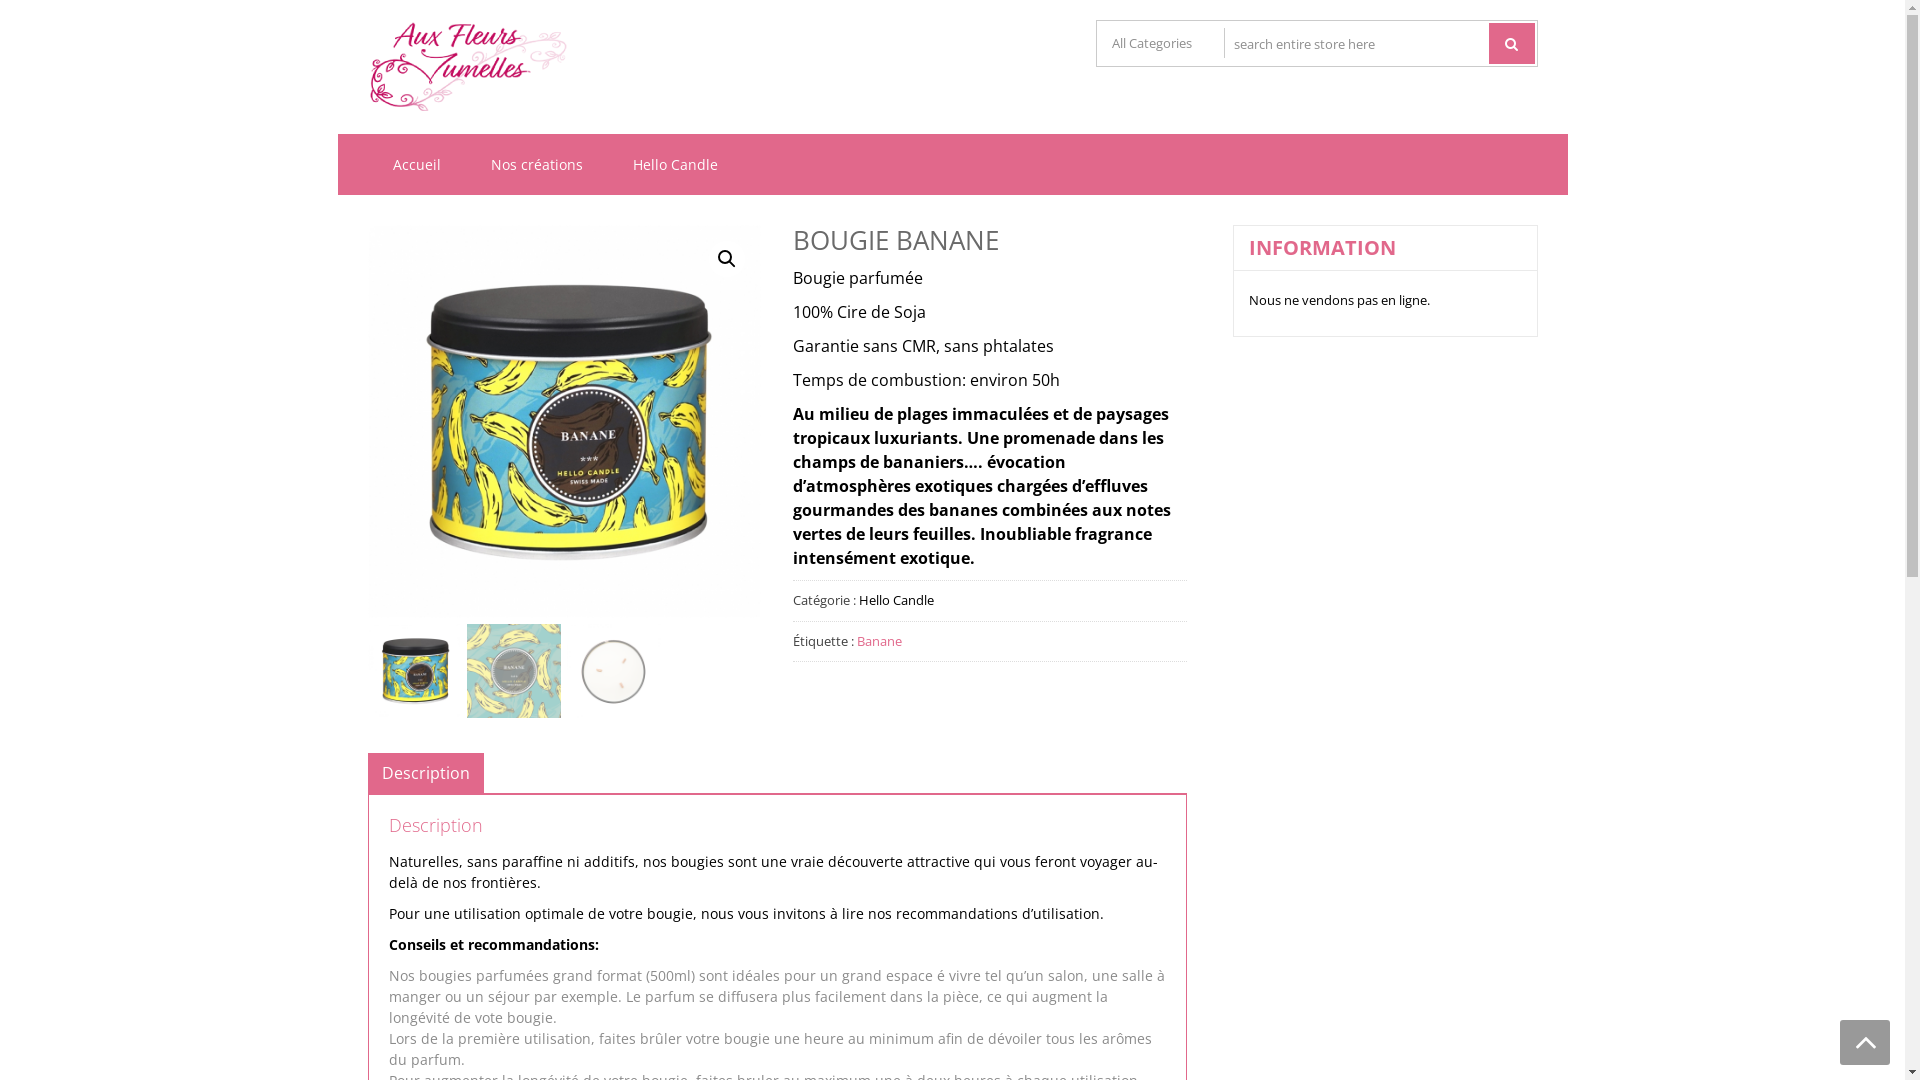  I want to click on 'Description', so click(425, 771).